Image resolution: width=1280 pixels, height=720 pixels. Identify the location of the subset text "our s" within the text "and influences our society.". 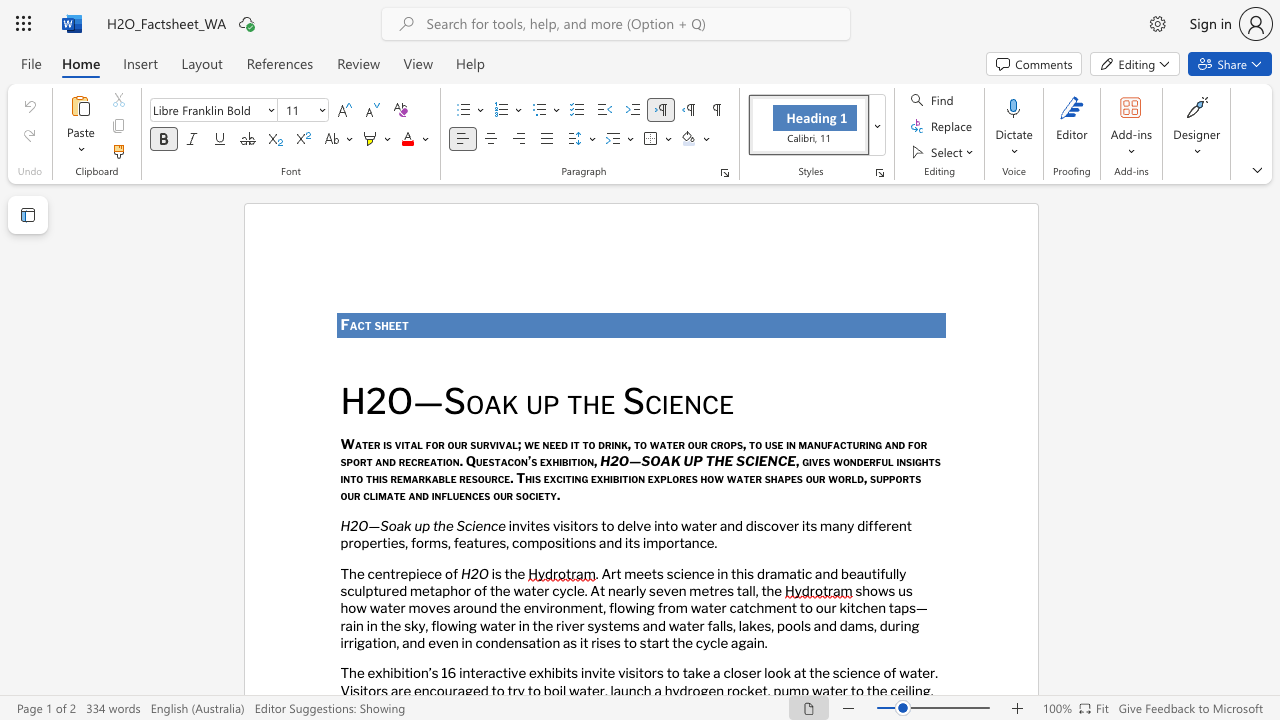
(493, 495).